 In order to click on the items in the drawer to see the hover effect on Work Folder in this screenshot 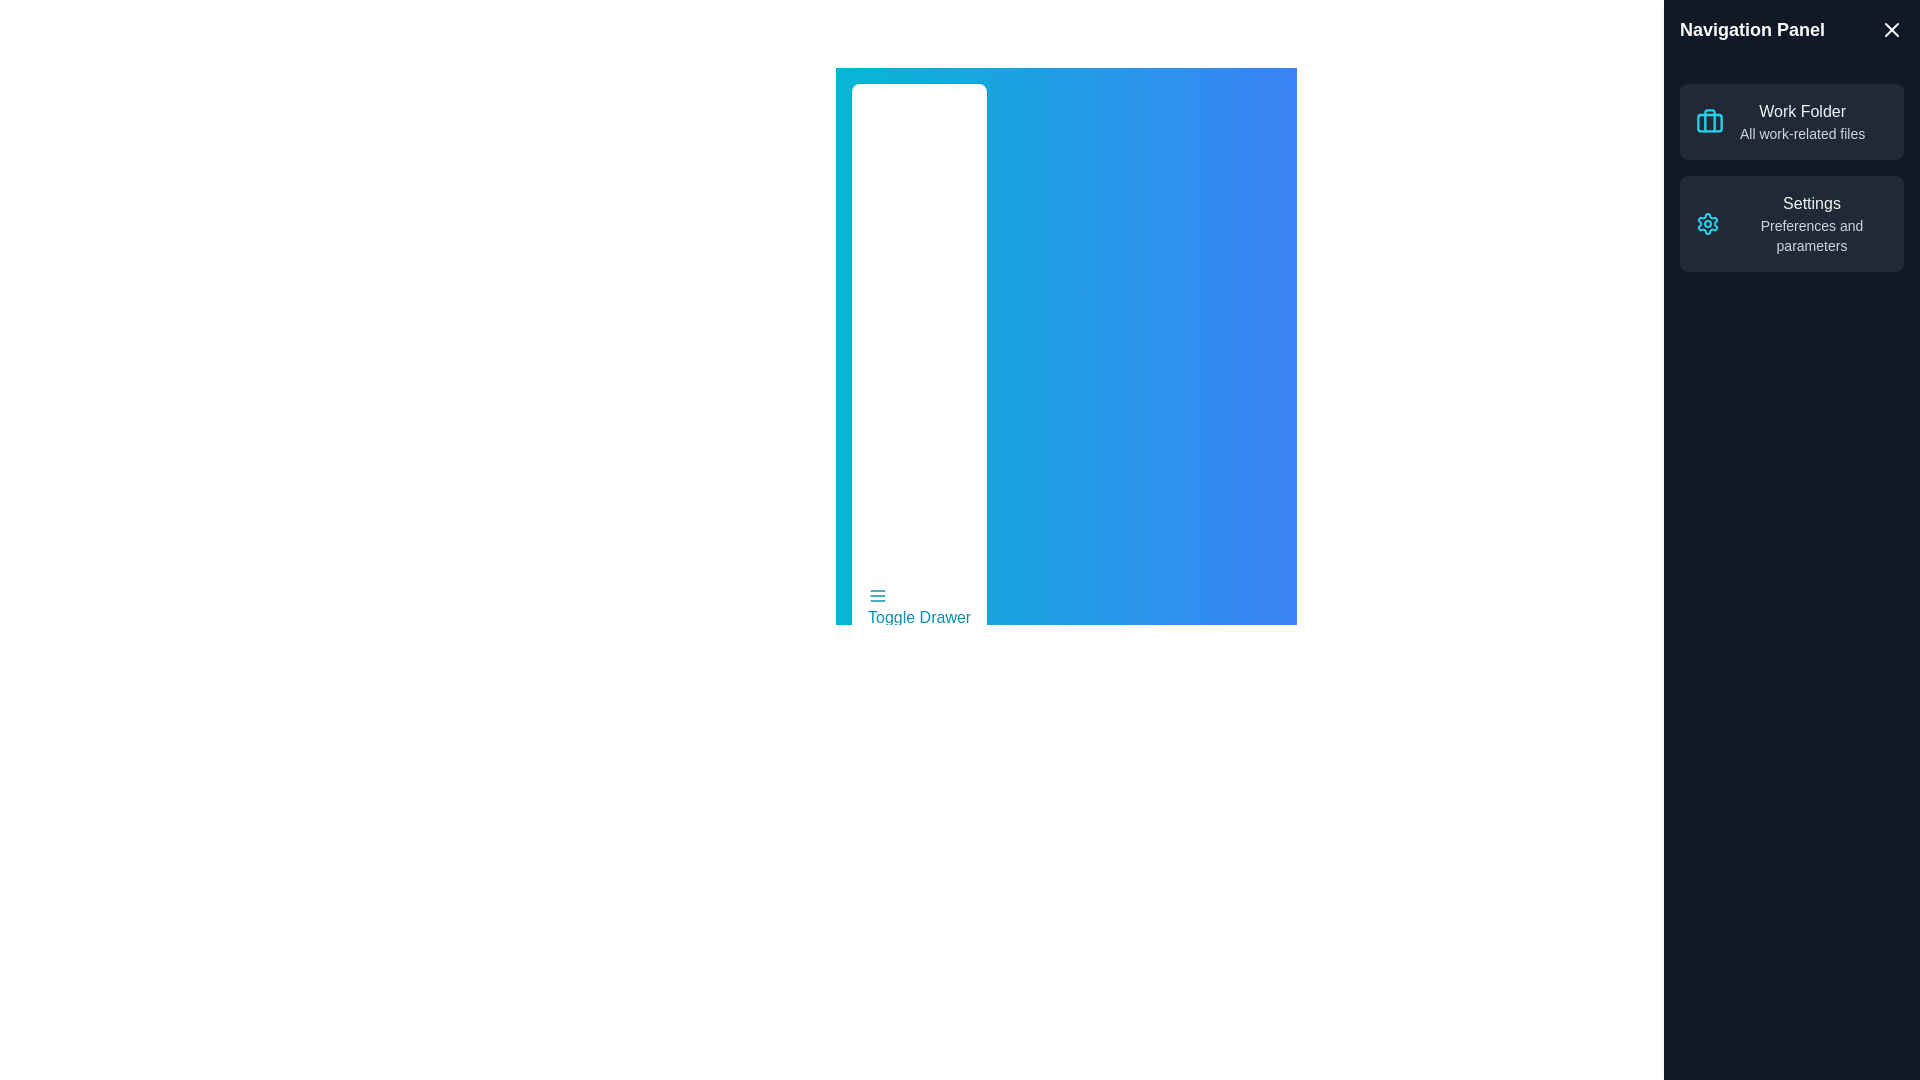, I will do `click(1802, 122)`.